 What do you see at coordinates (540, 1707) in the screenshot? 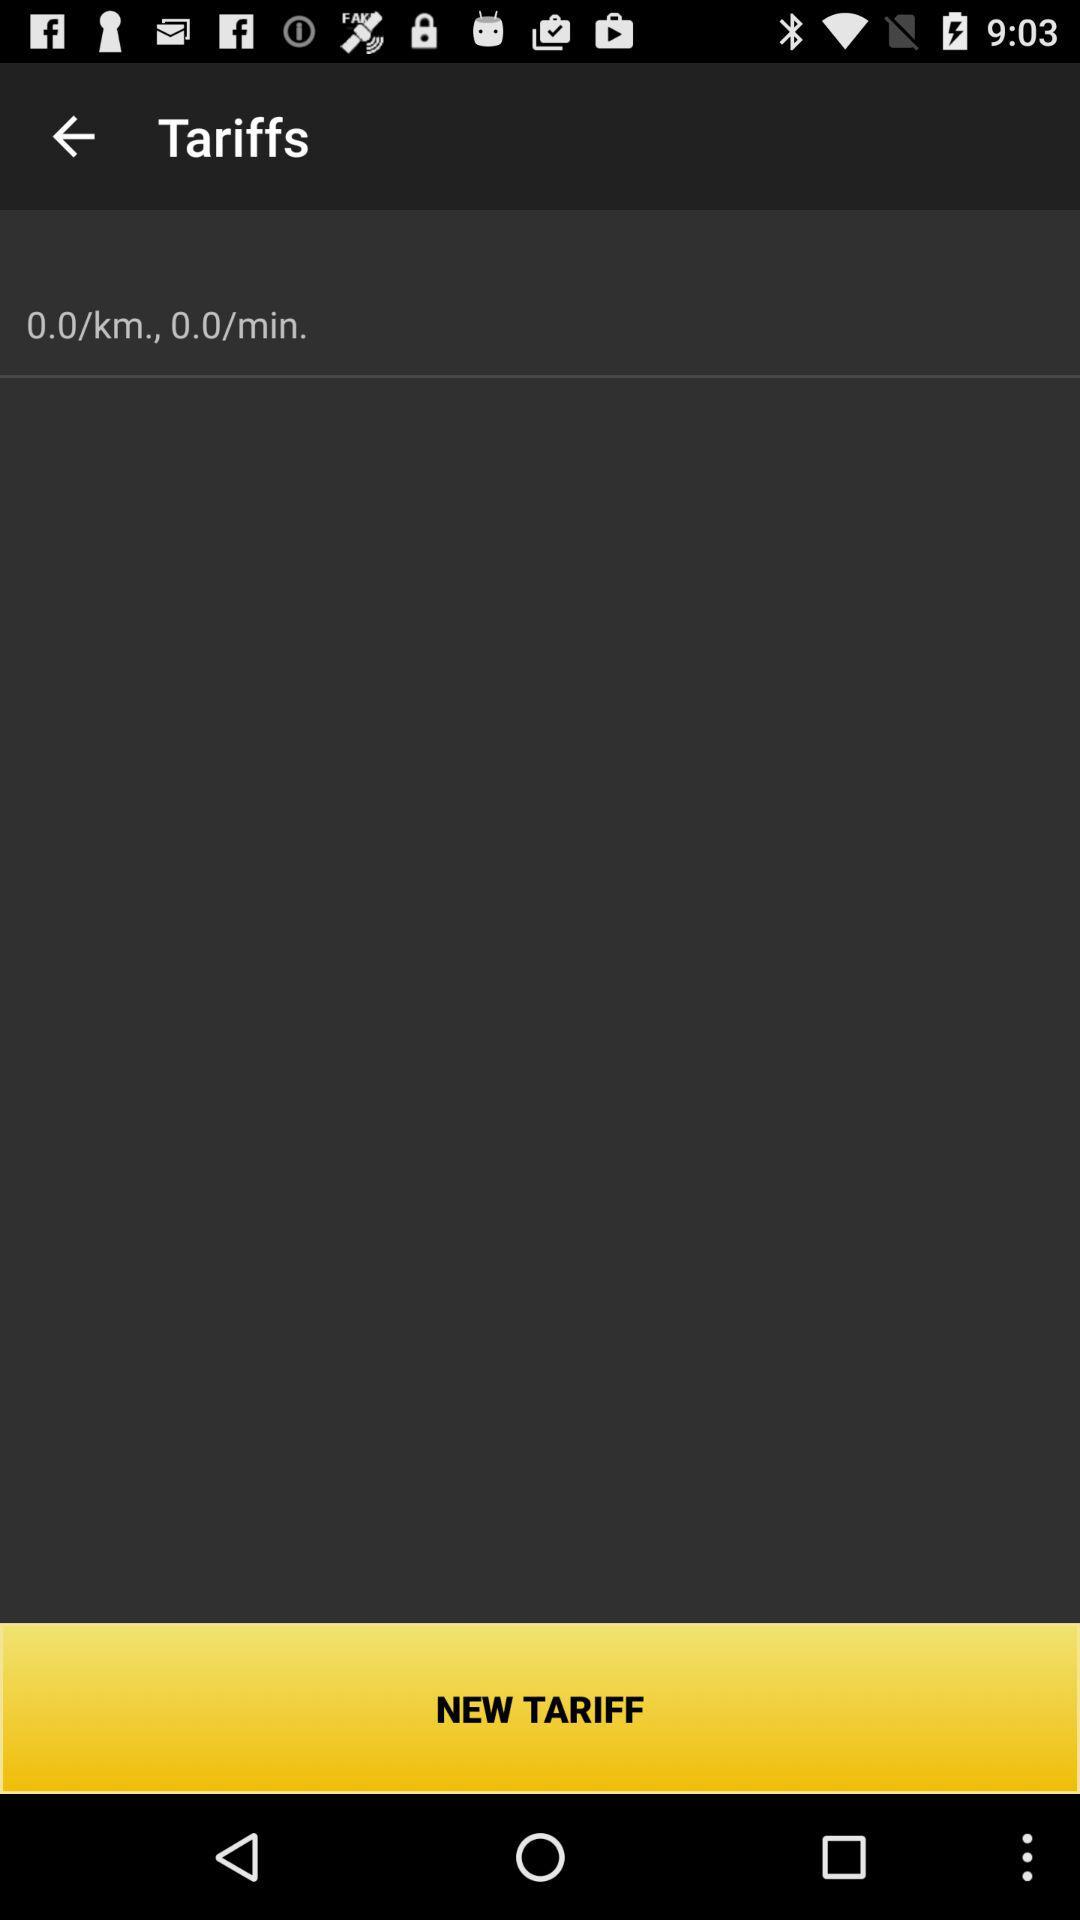
I see `new tariff item` at bounding box center [540, 1707].